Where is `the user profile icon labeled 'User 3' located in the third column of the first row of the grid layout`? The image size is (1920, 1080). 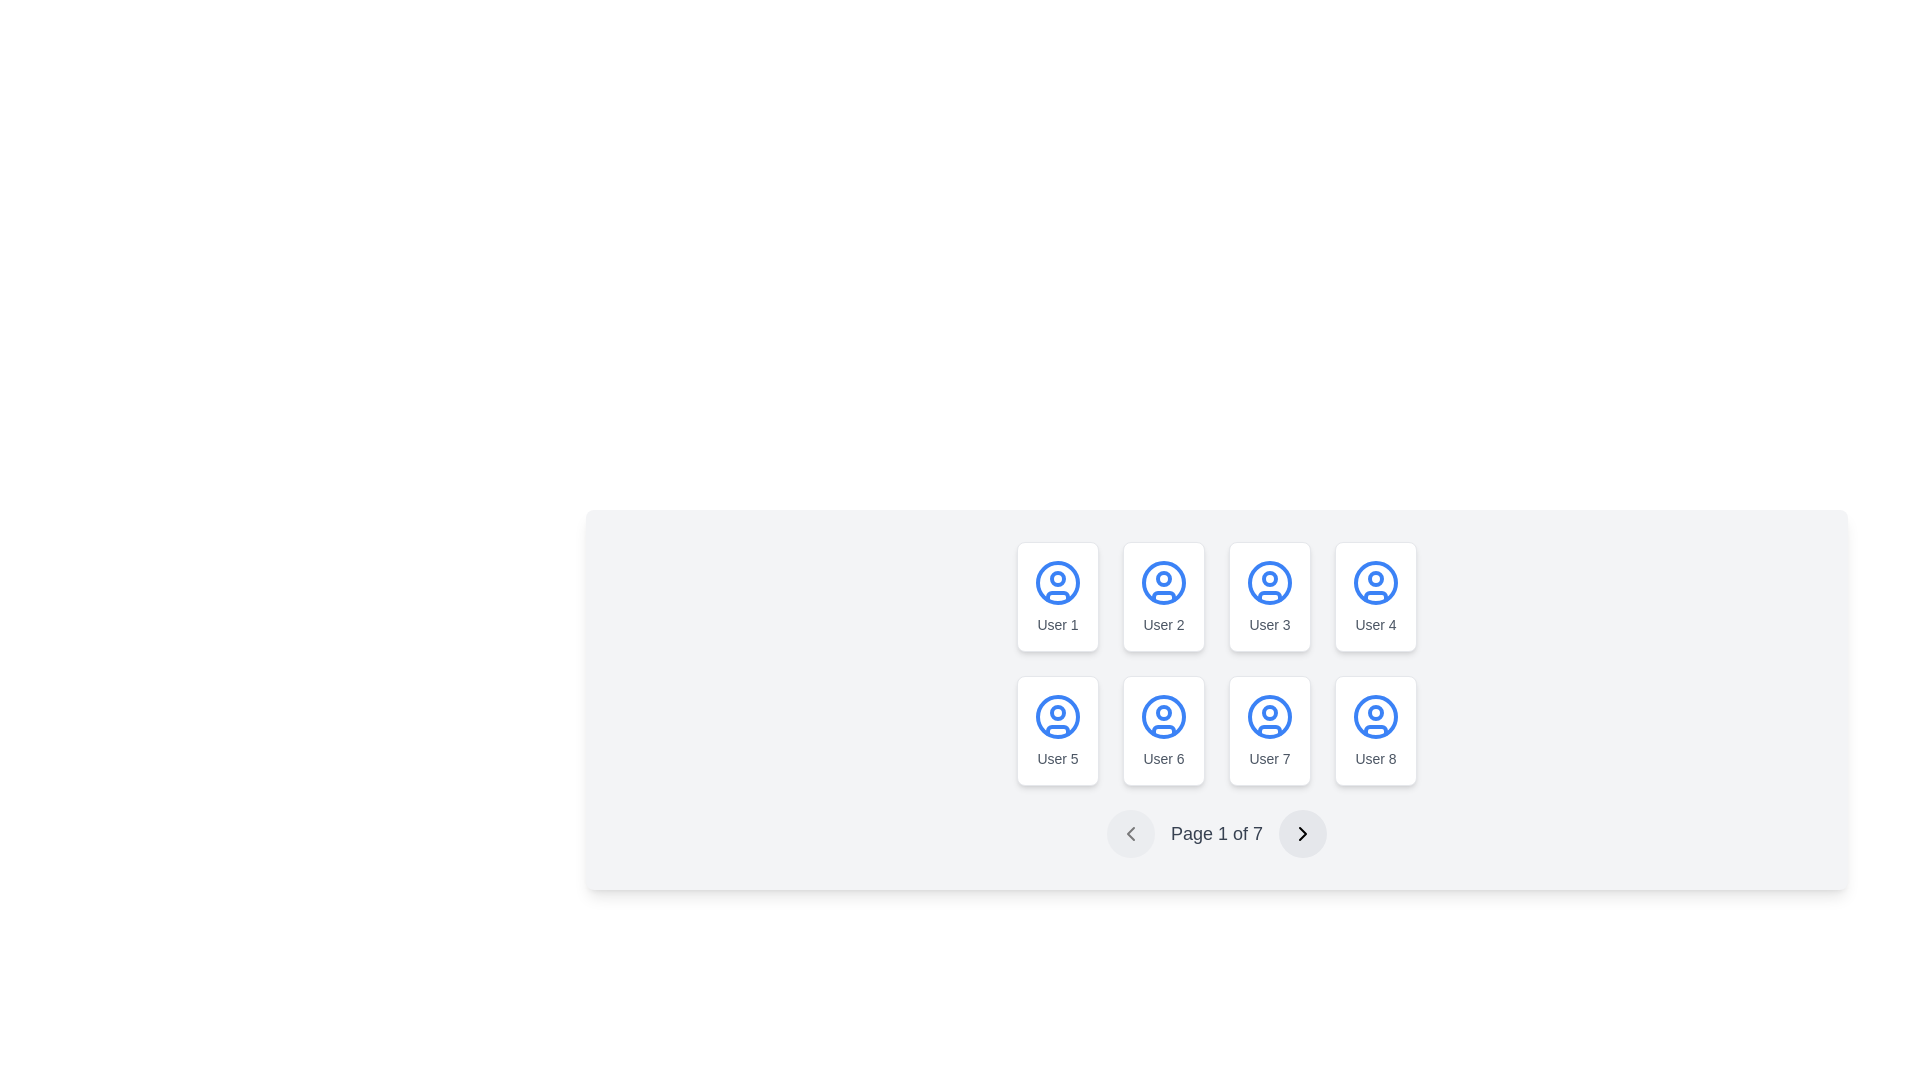 the user profile icon labeled 'User 3' located in the third column of the first row of the grid layout is located at coordinates (1269, 582).